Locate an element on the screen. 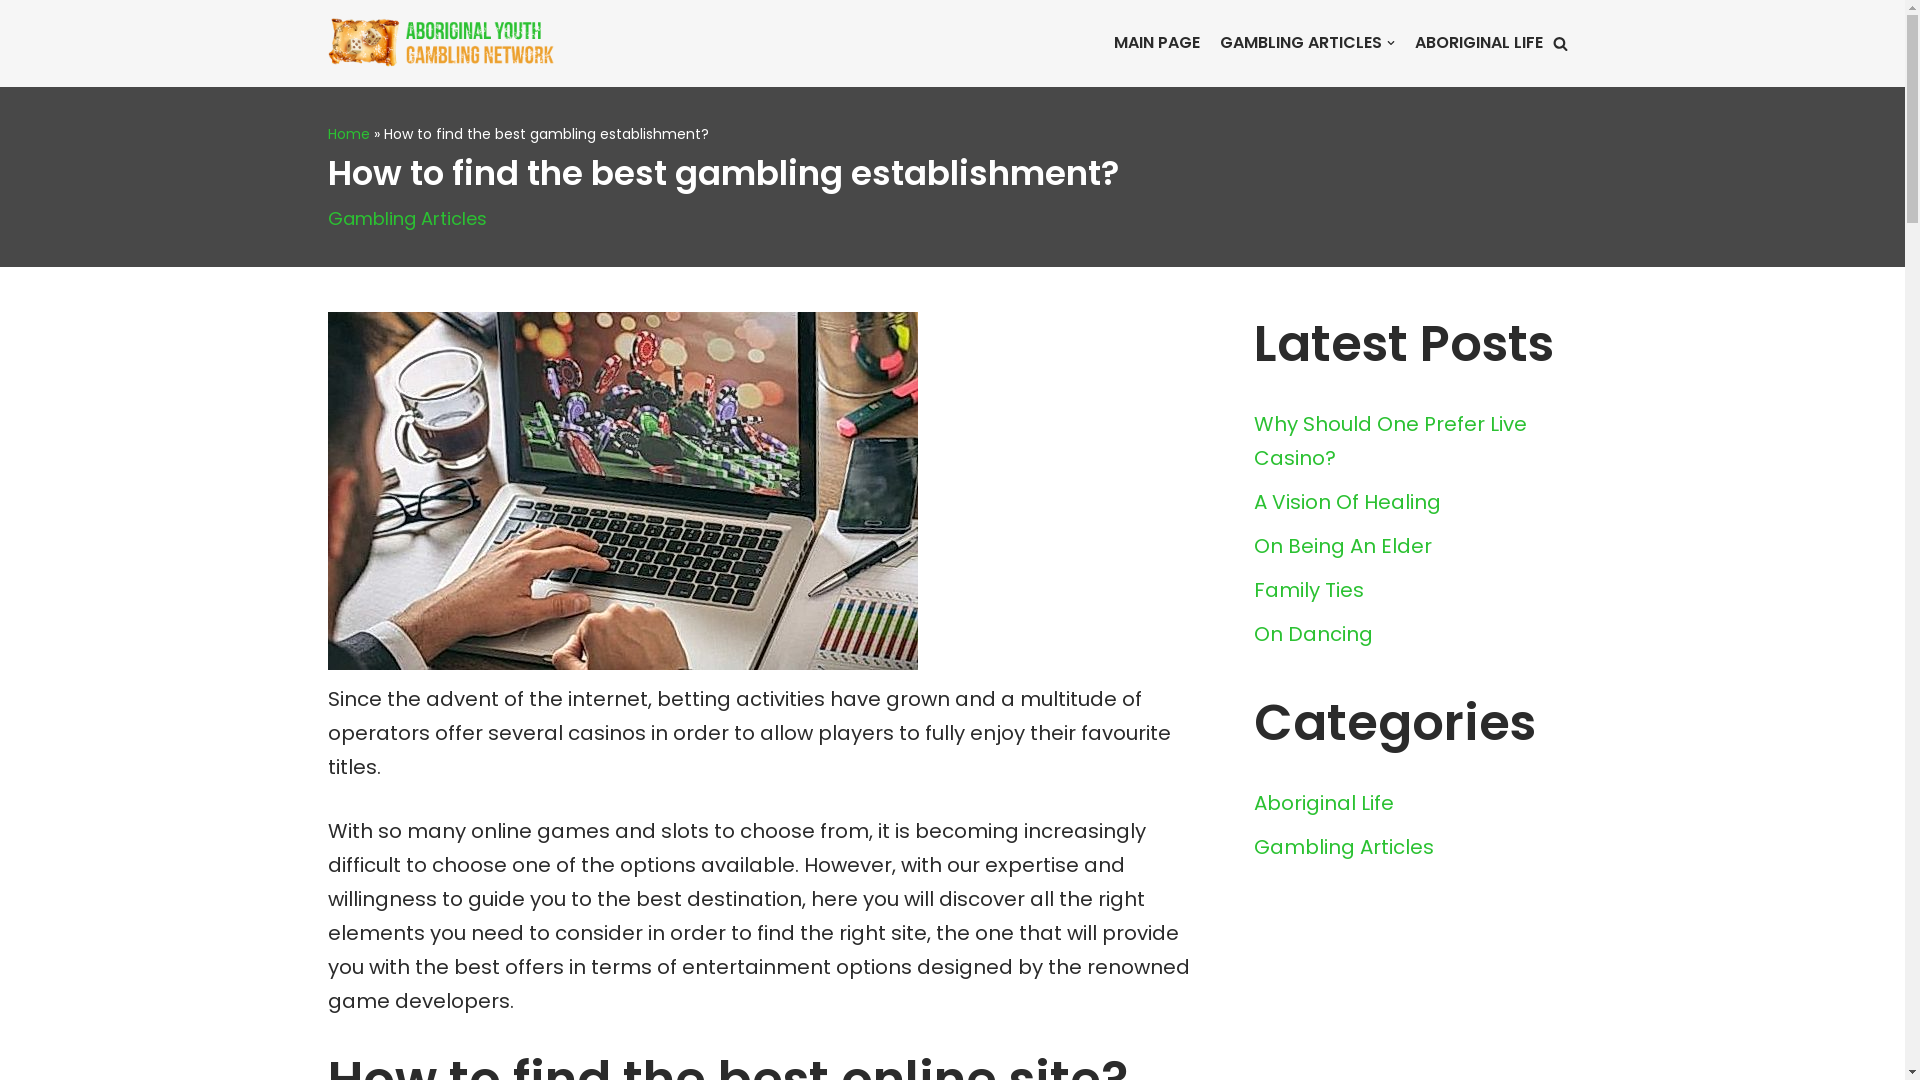 Image resolution: width=1920 pixels, height=1080 pixels. 'A Vision Of Healing' is located at coordinates (1347, 500).